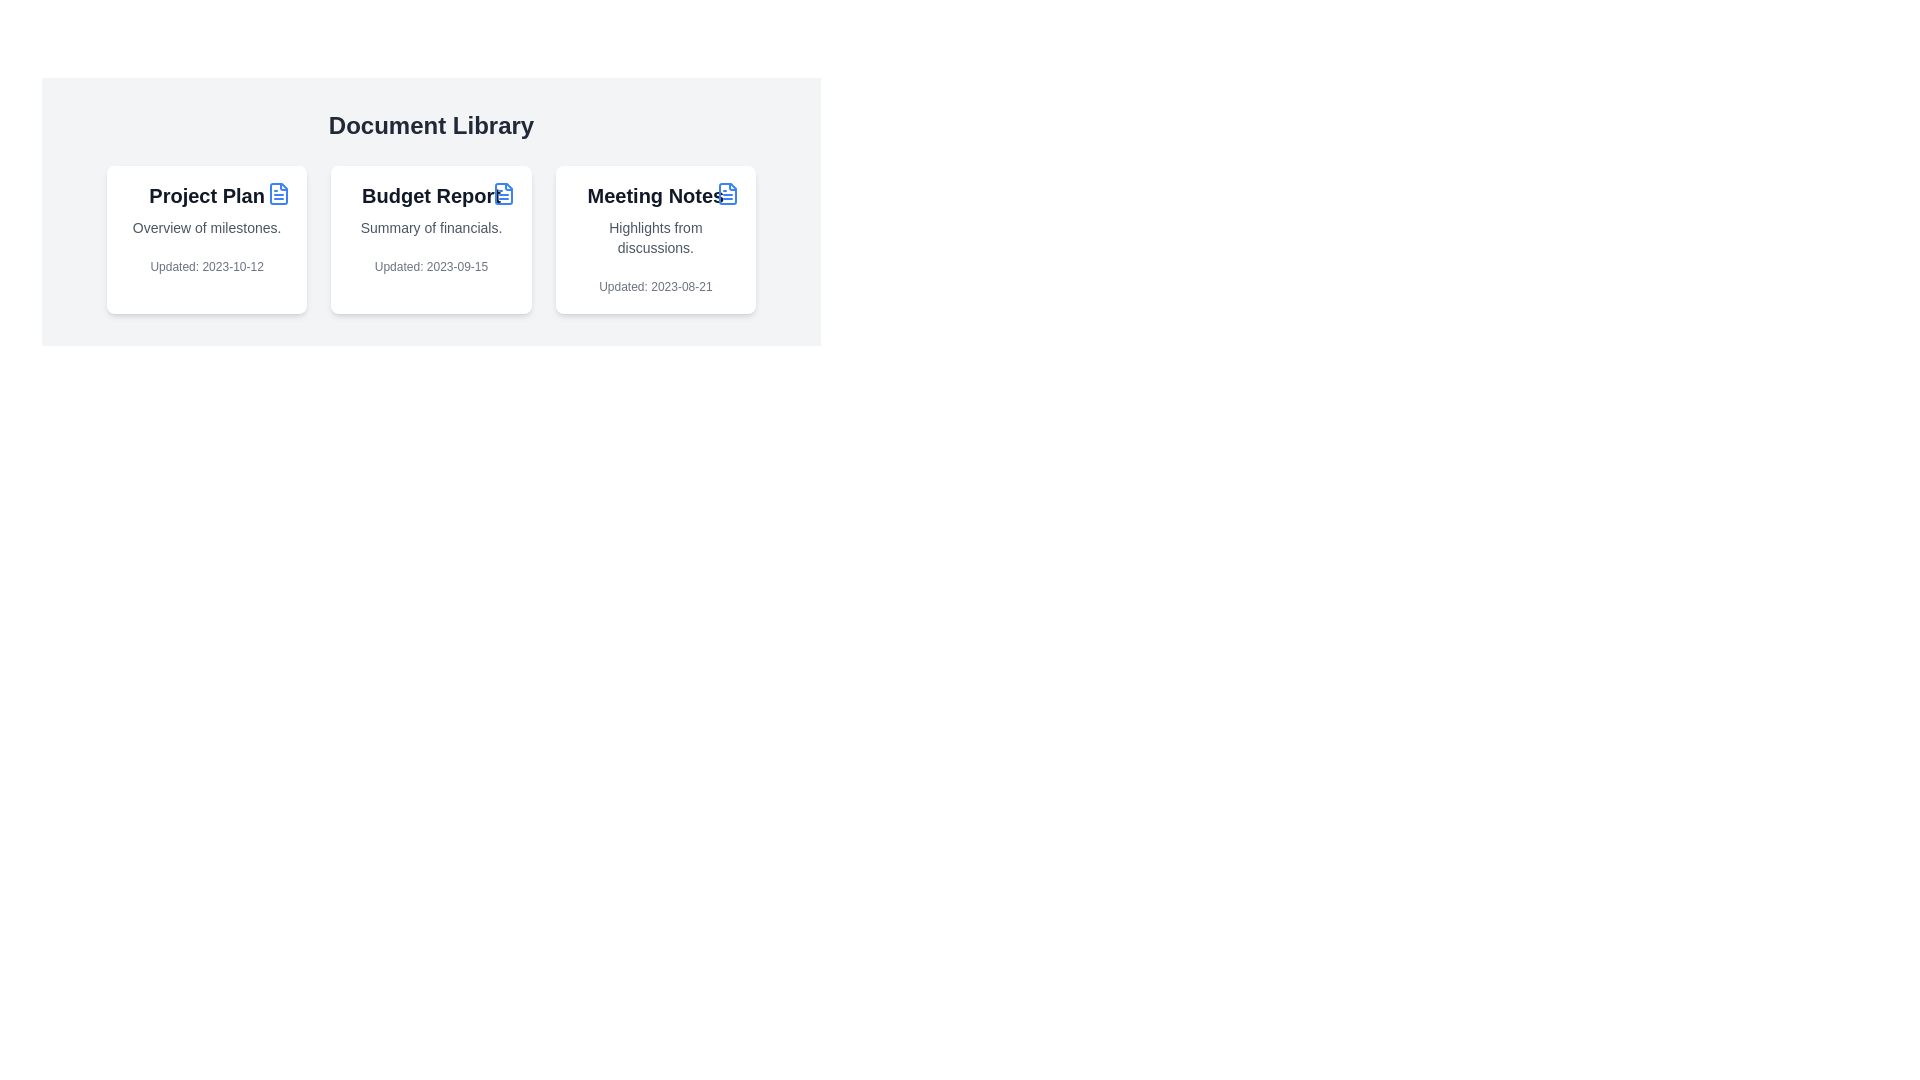  Describe the element at coordinates (207, 238) in the screenshot. I see `the Information card located at the top-left corner of the grid layout` at that location.